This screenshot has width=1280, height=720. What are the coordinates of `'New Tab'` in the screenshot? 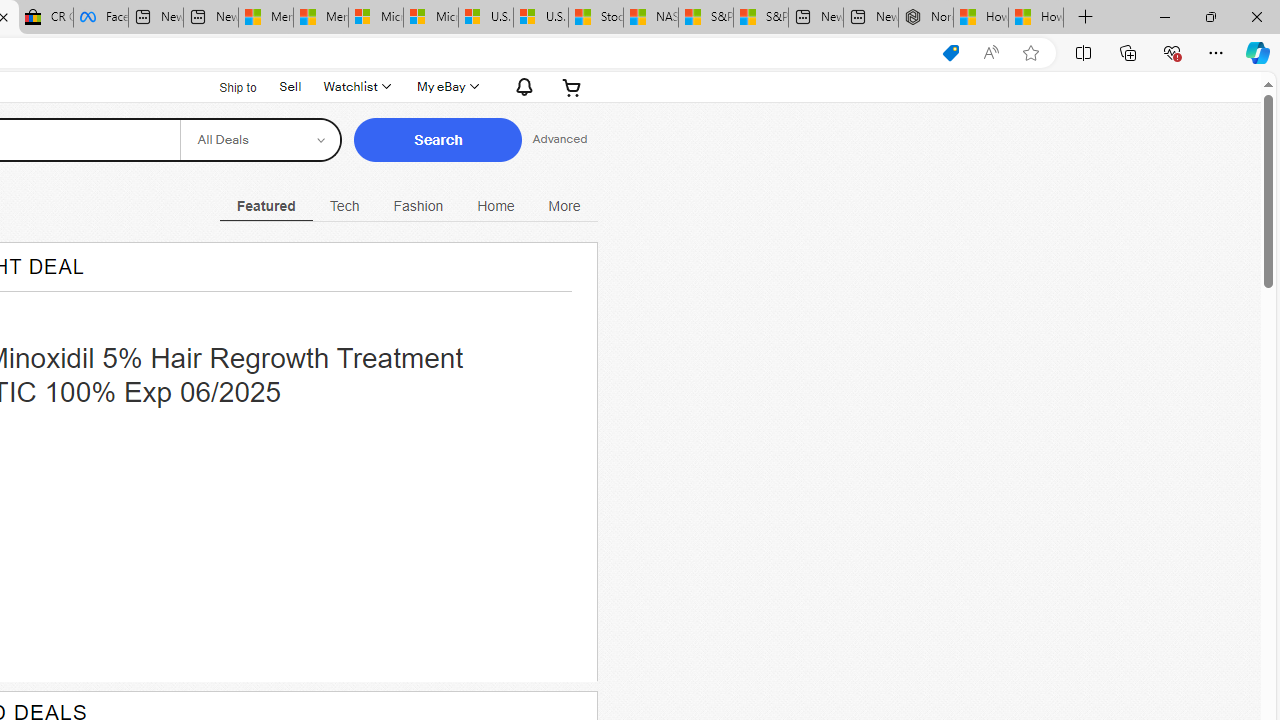 It's located at (1085, 17).